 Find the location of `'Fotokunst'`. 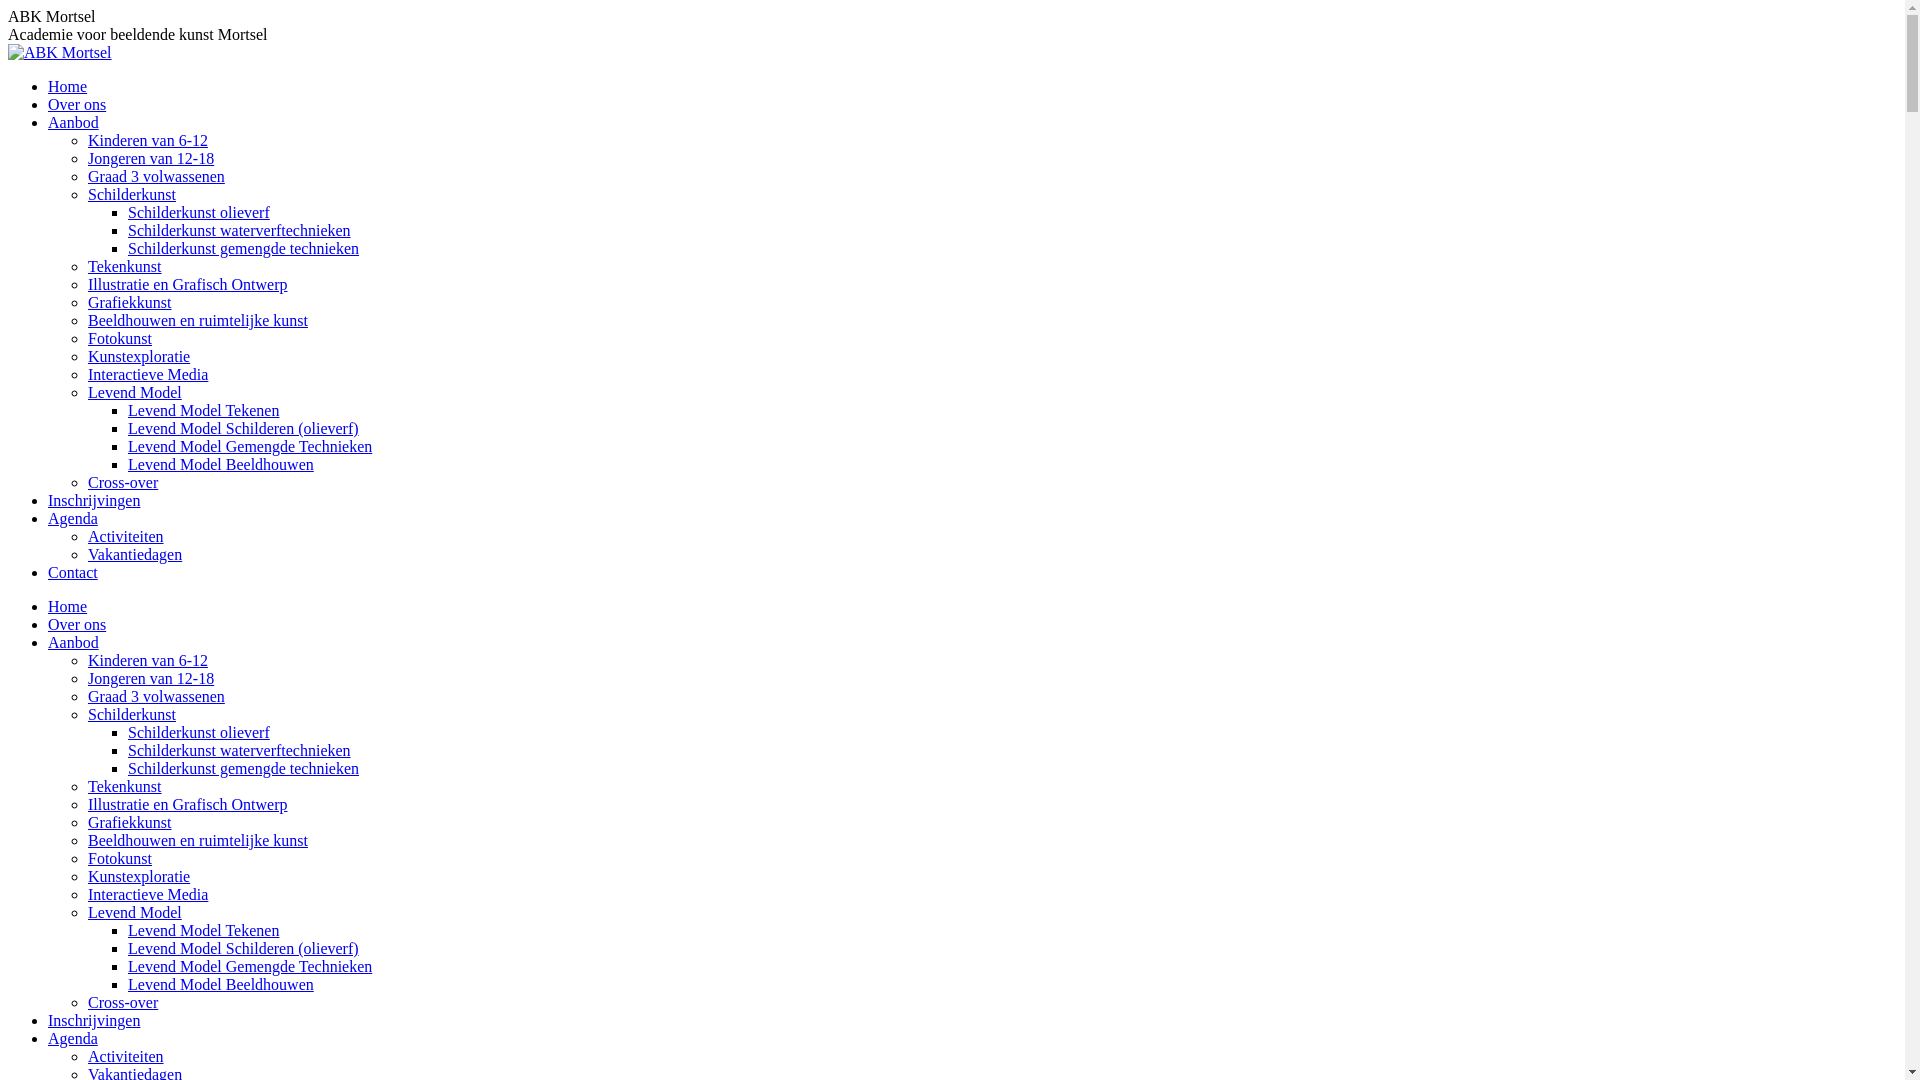

'Fotokunst' is located at coordinates (119, 337).